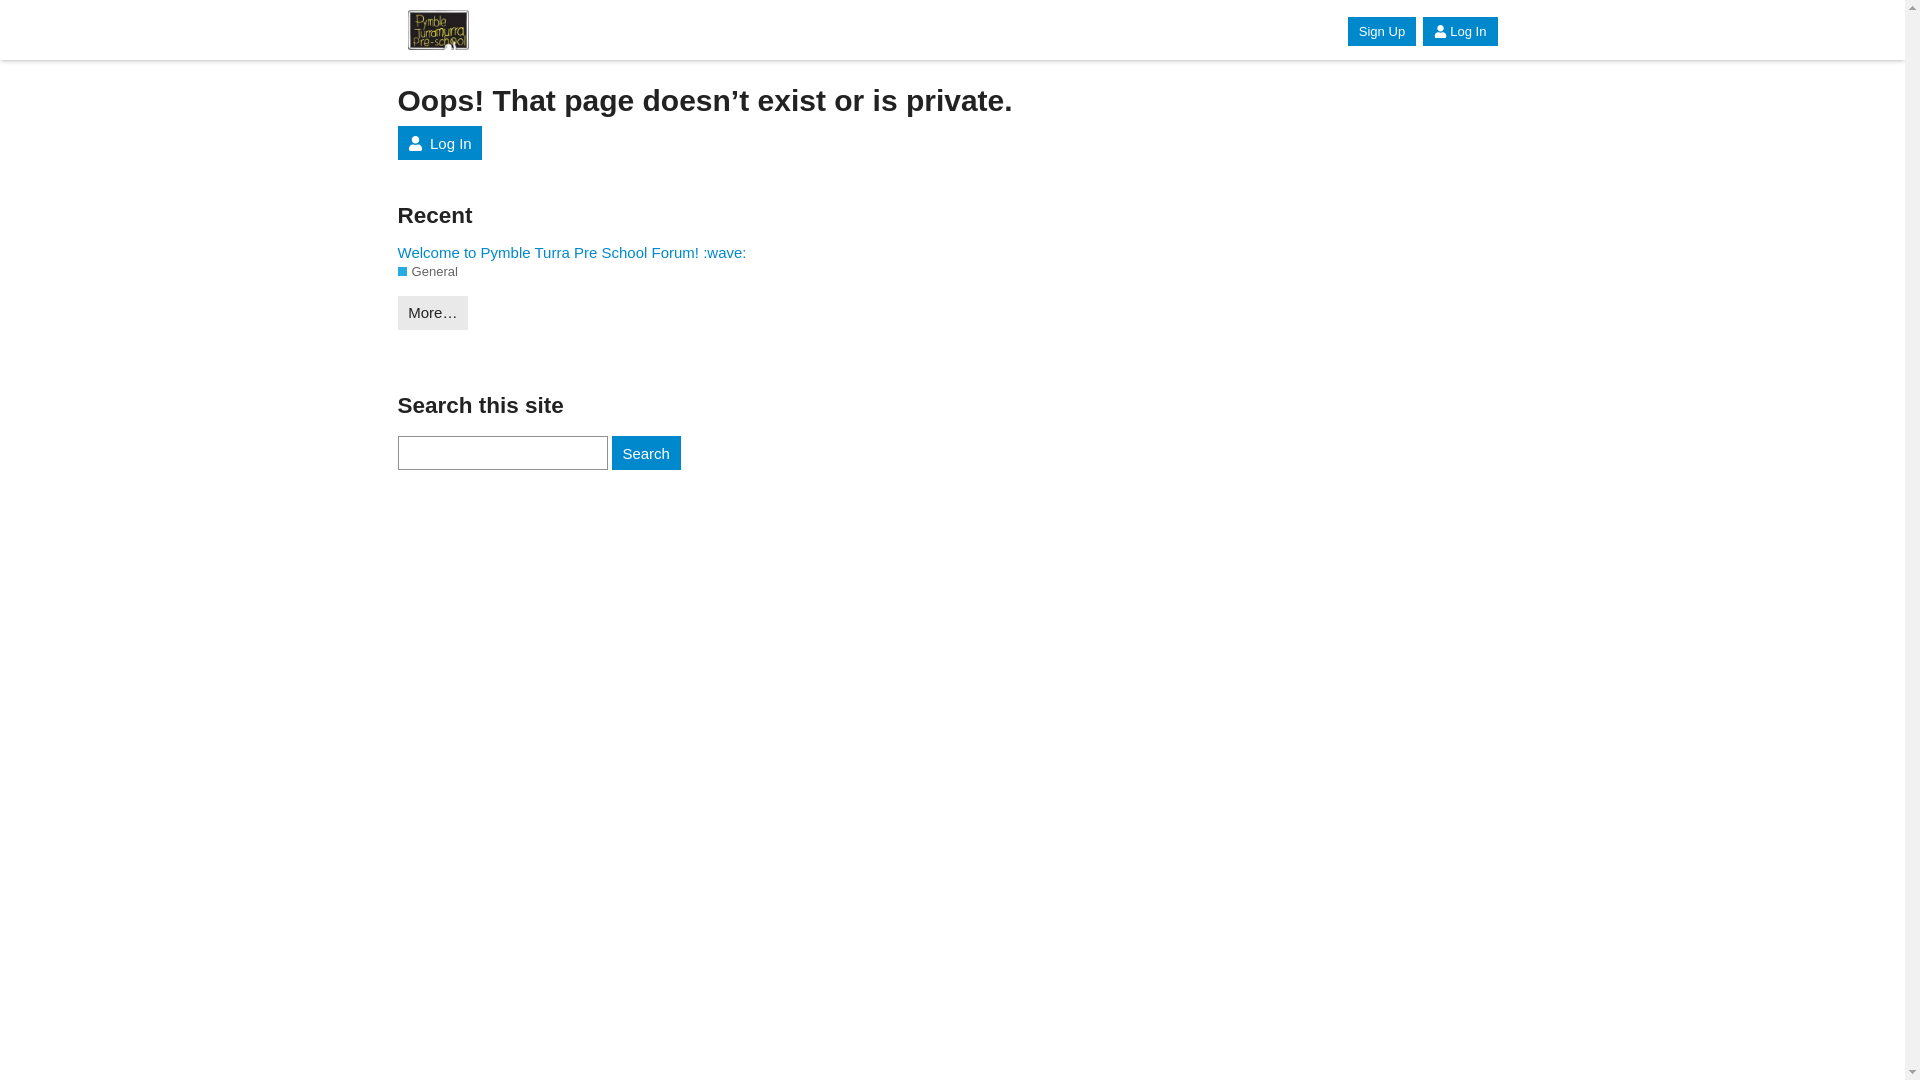 Image resolution: width=1920 pixels, height=1080 pixels. What do you see at coordinates (426, 272) in the screenshot?
I see `'General'` at bounding box center [426, 272].